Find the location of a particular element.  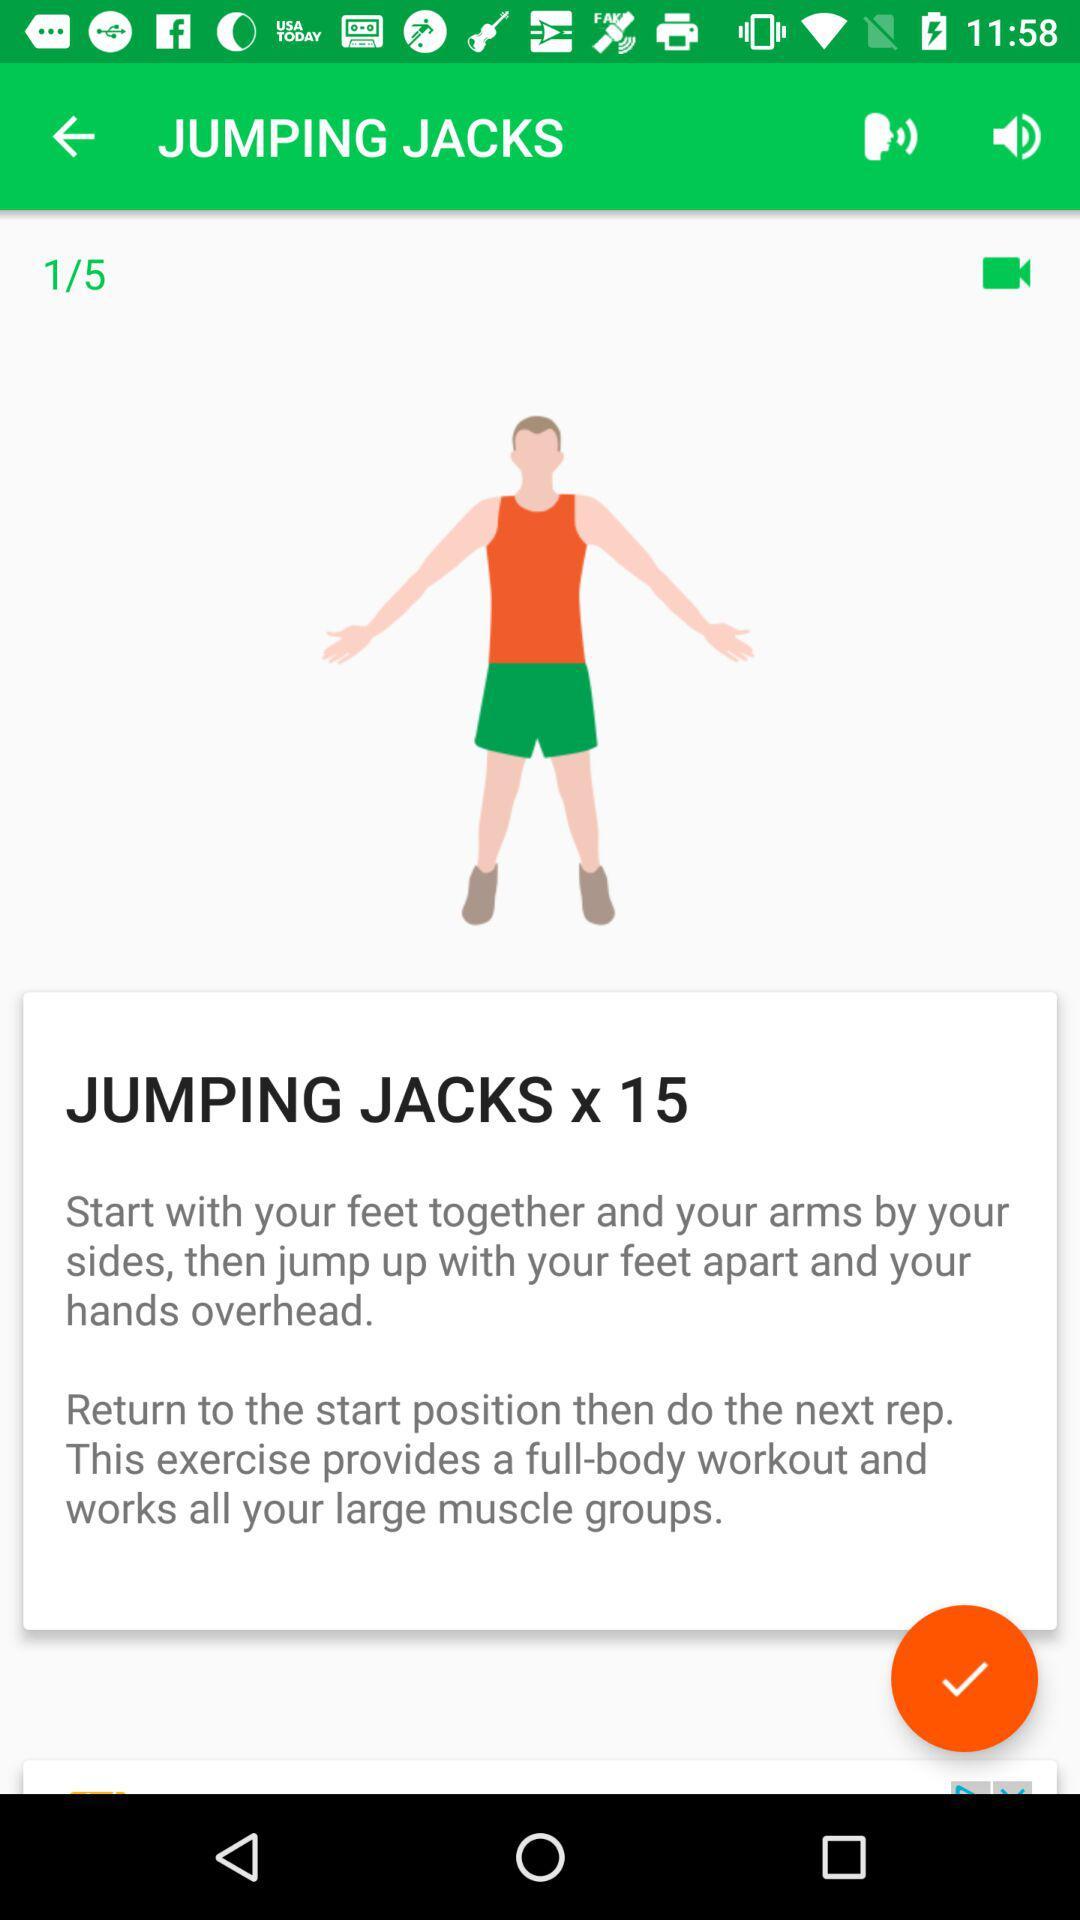

item at the bottom right corner is located at coordinates (963, 1678).